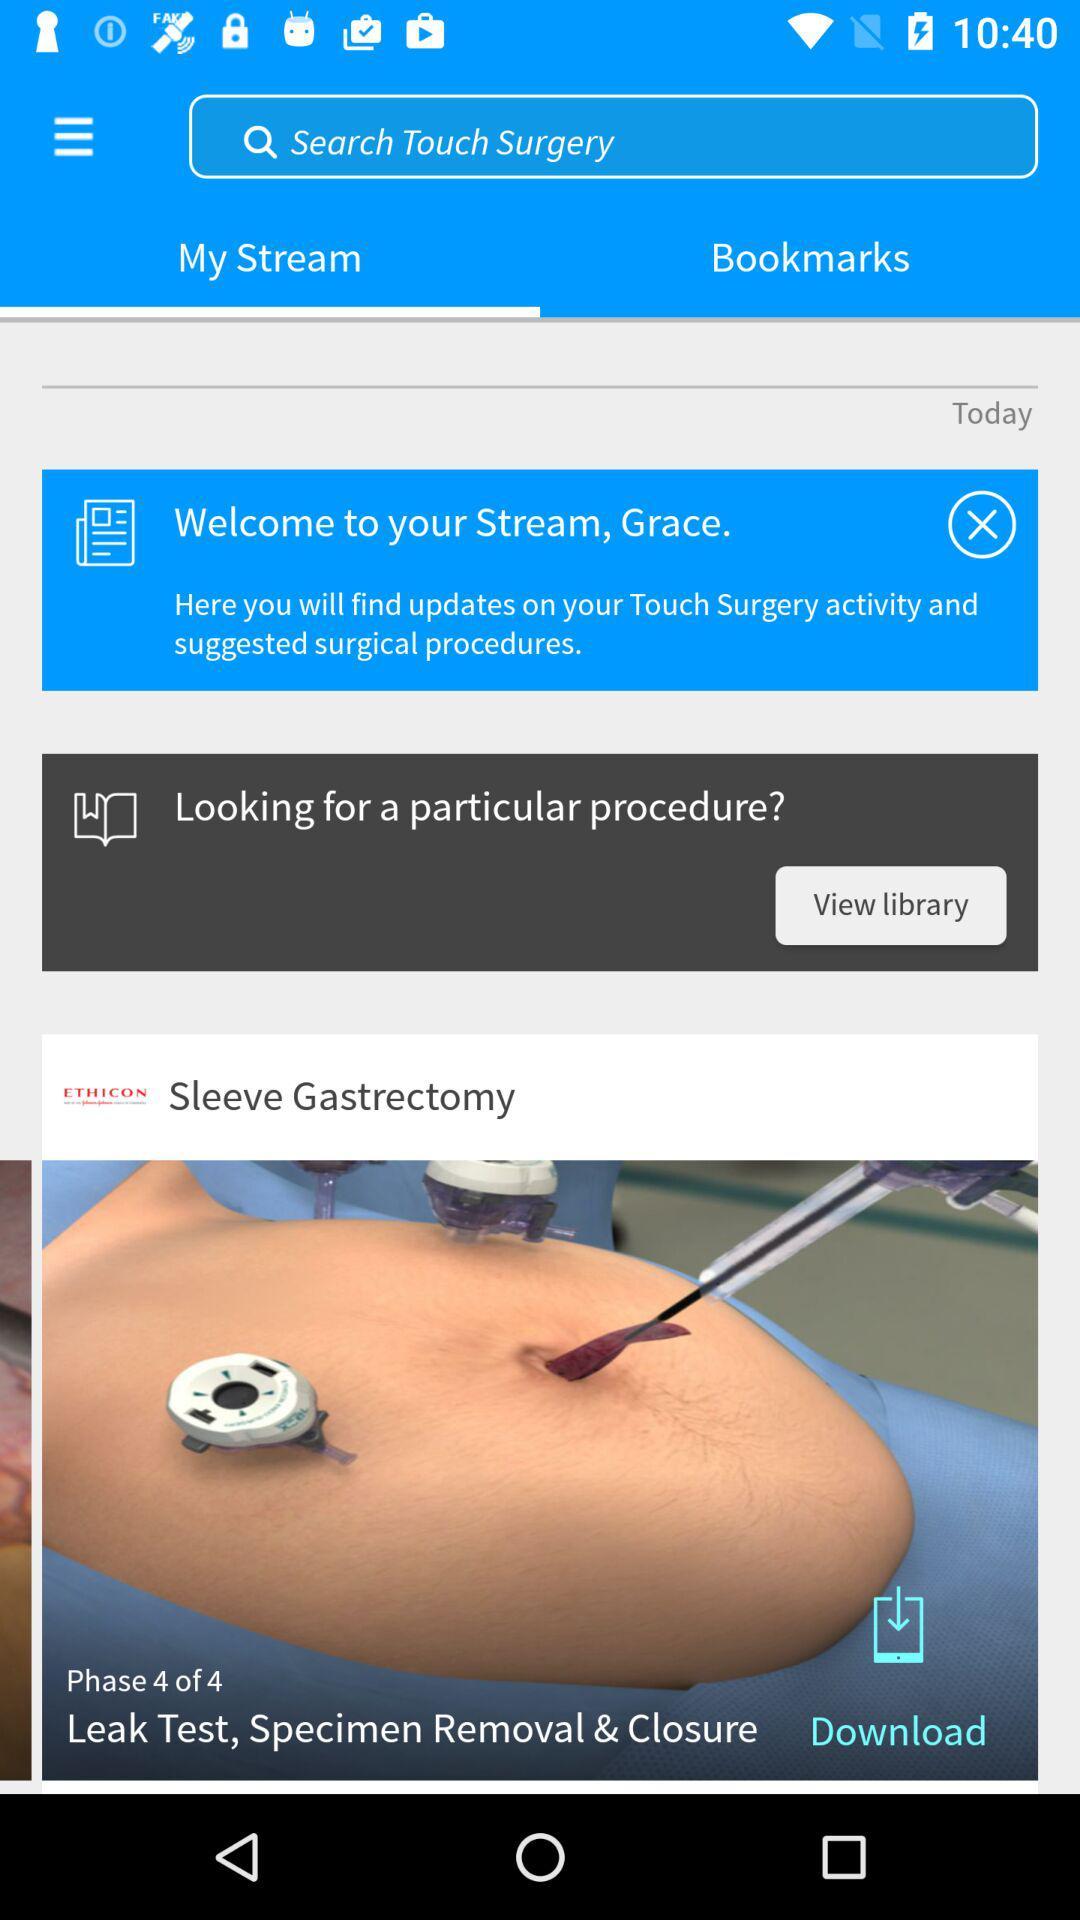 The height and width of the screenshot is (1920, 1080). Describe the element at coordinates (612, 133) in the screenshot. I see `perform a search` at that location.